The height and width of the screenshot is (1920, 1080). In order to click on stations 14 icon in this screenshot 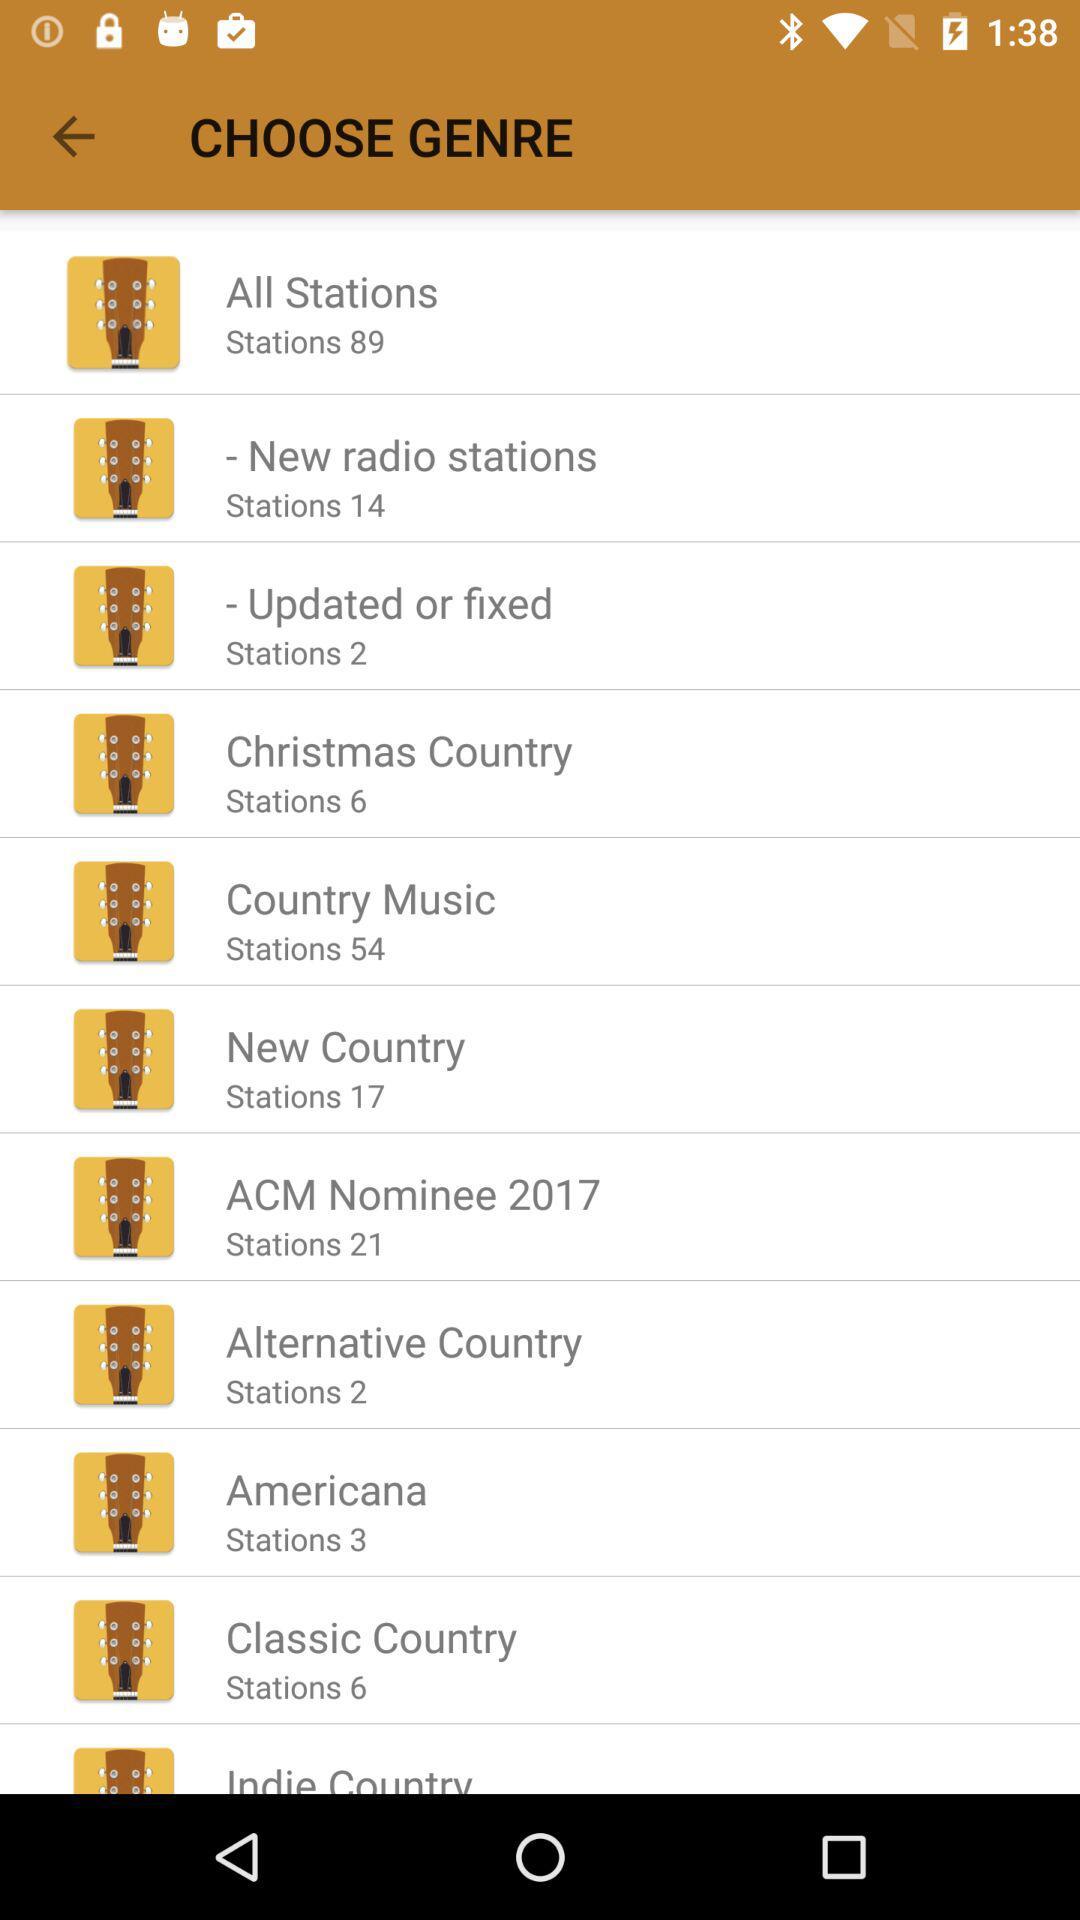, I will do `click(305, 504)`.